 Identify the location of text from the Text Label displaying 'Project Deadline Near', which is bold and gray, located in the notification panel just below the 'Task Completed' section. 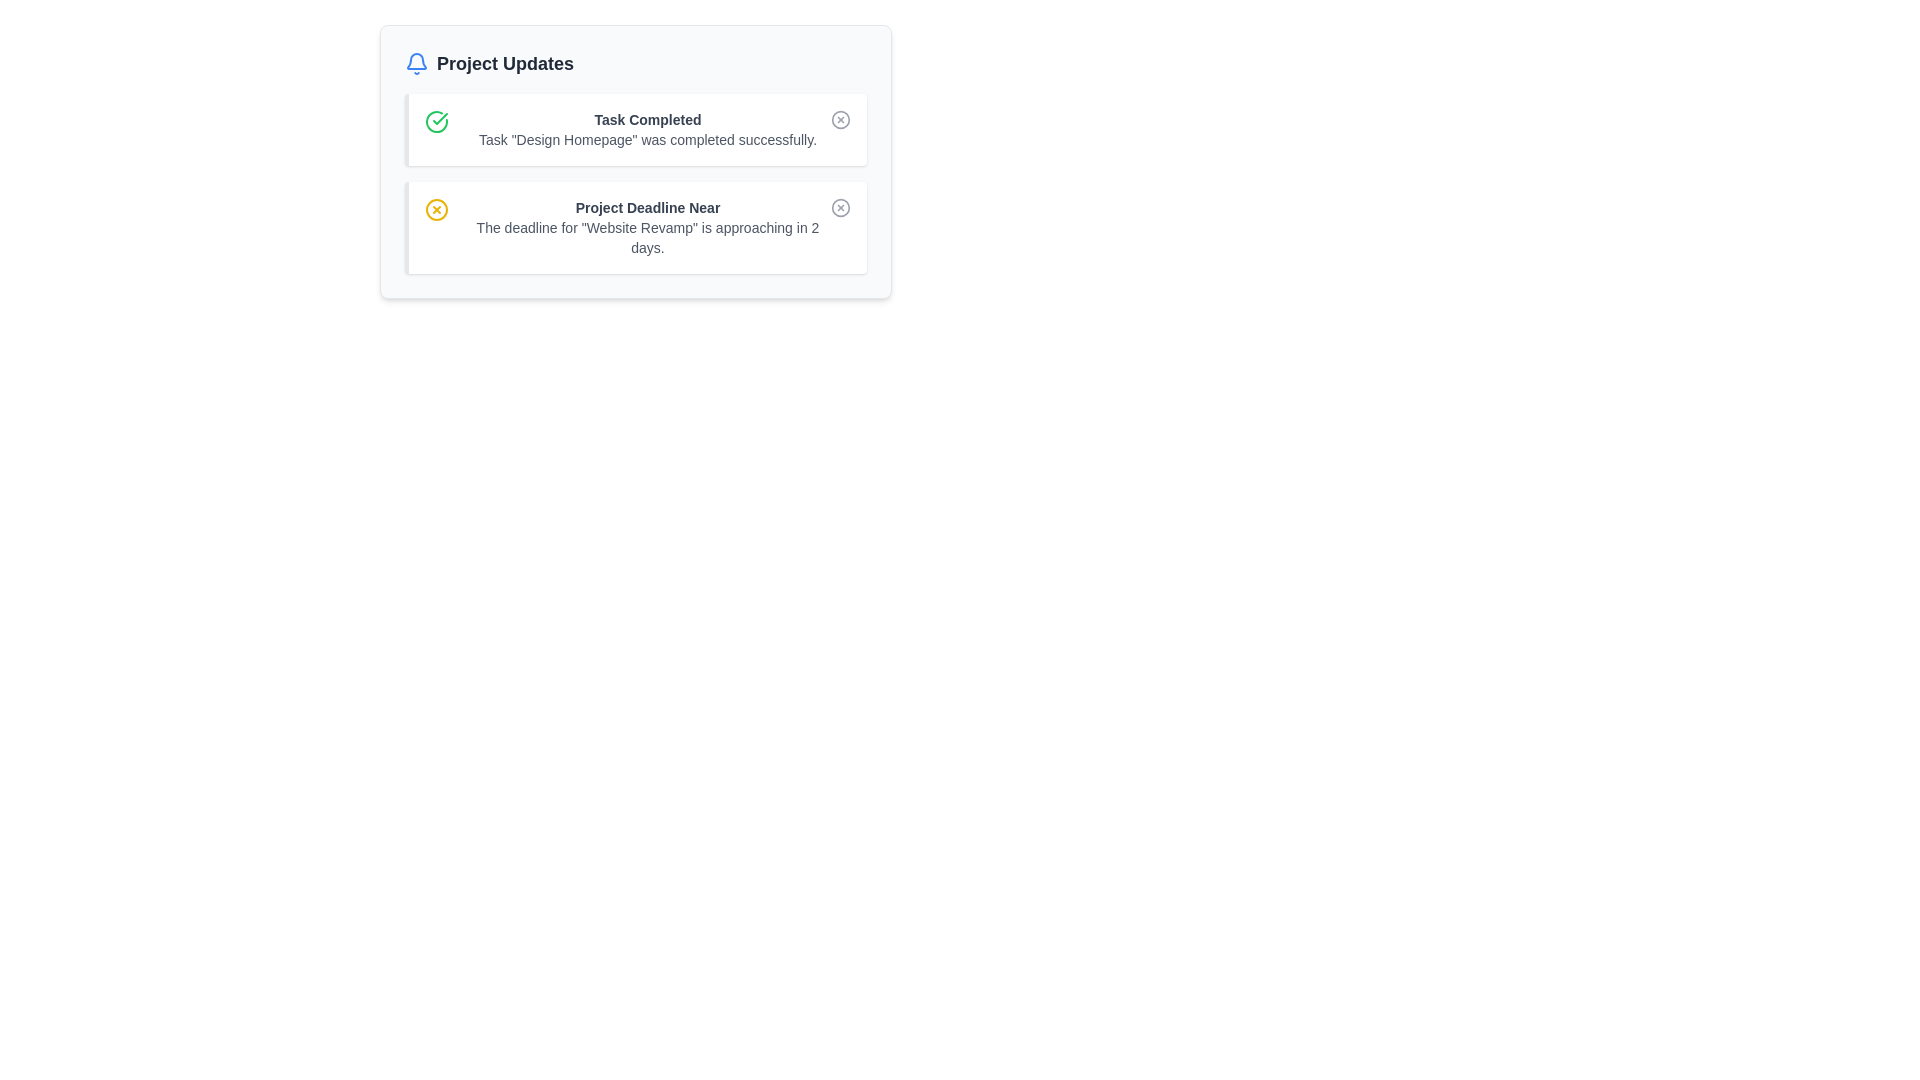
(648, 208).